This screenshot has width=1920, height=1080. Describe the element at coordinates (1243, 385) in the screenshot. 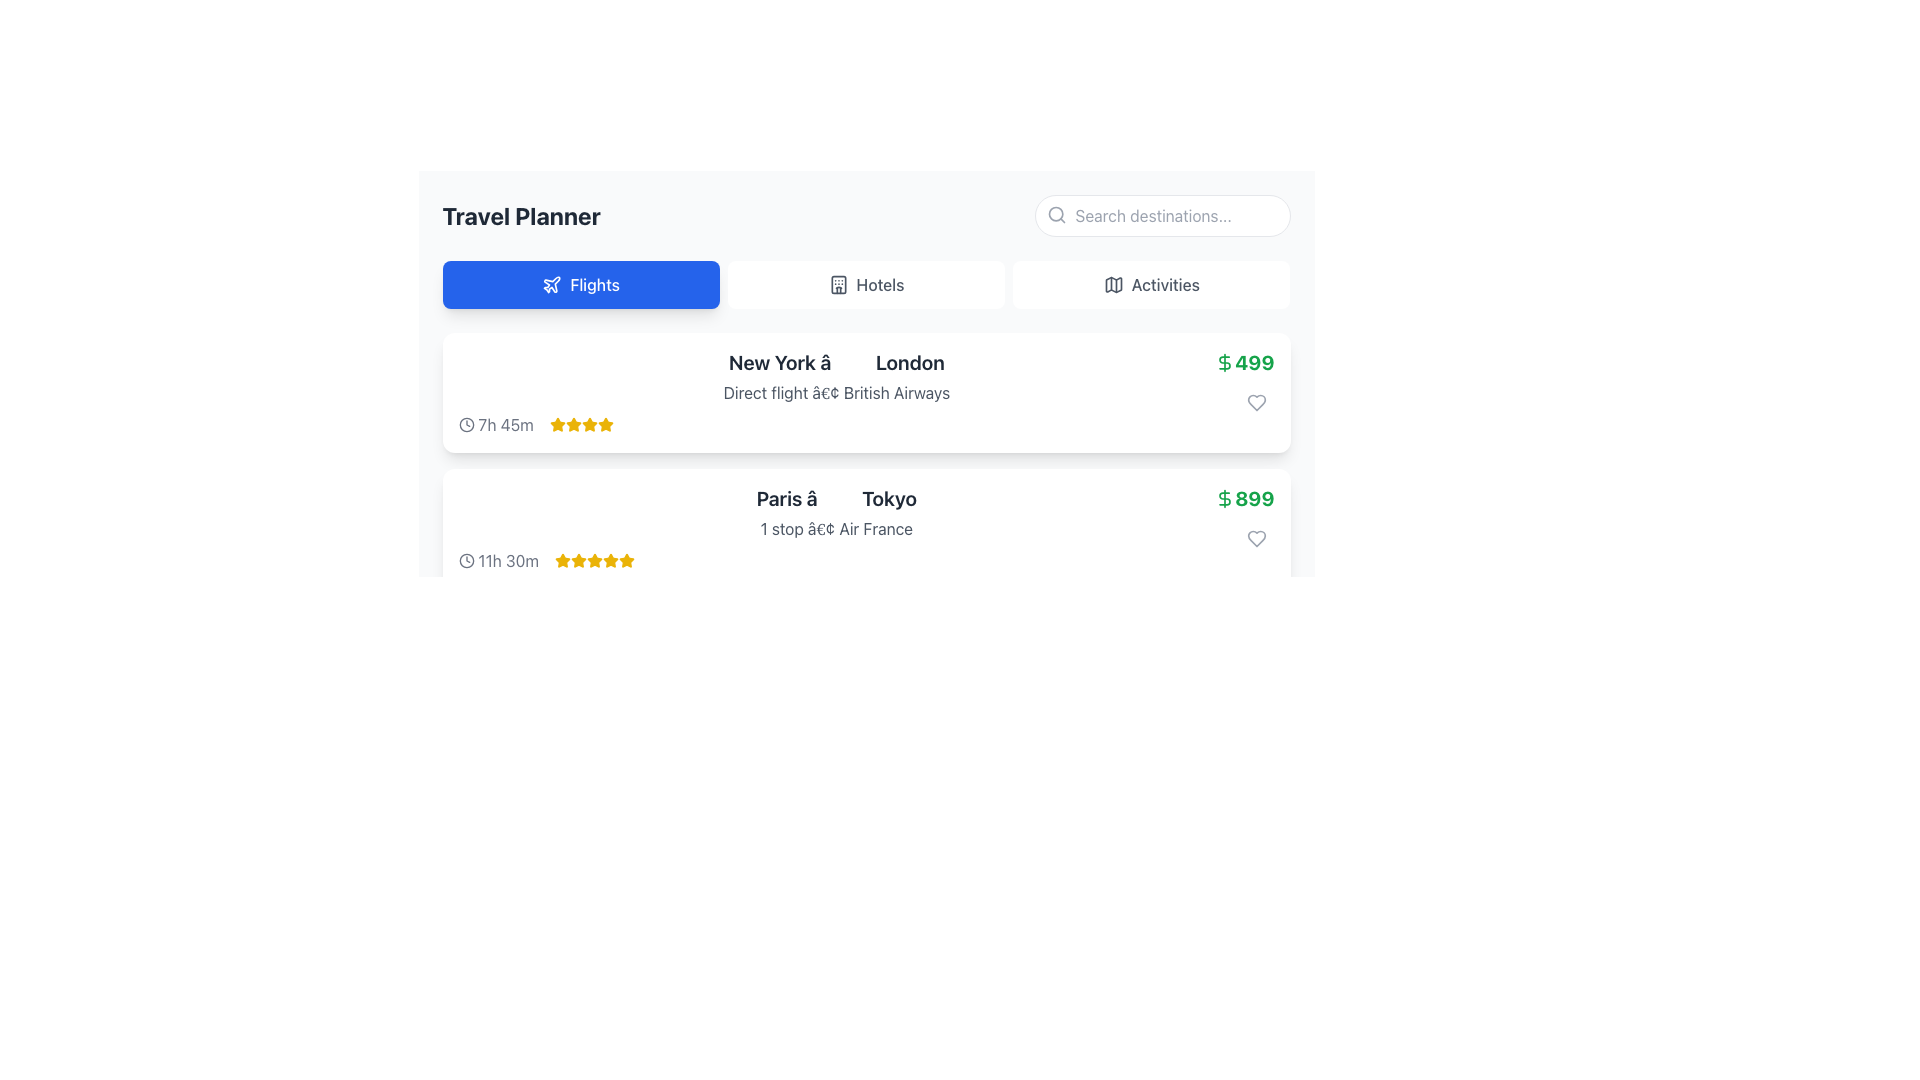

I see `the Text with Icon displaying the flight ticket cost in bold at the top-right corner of the flight card from New York to London` at that location.